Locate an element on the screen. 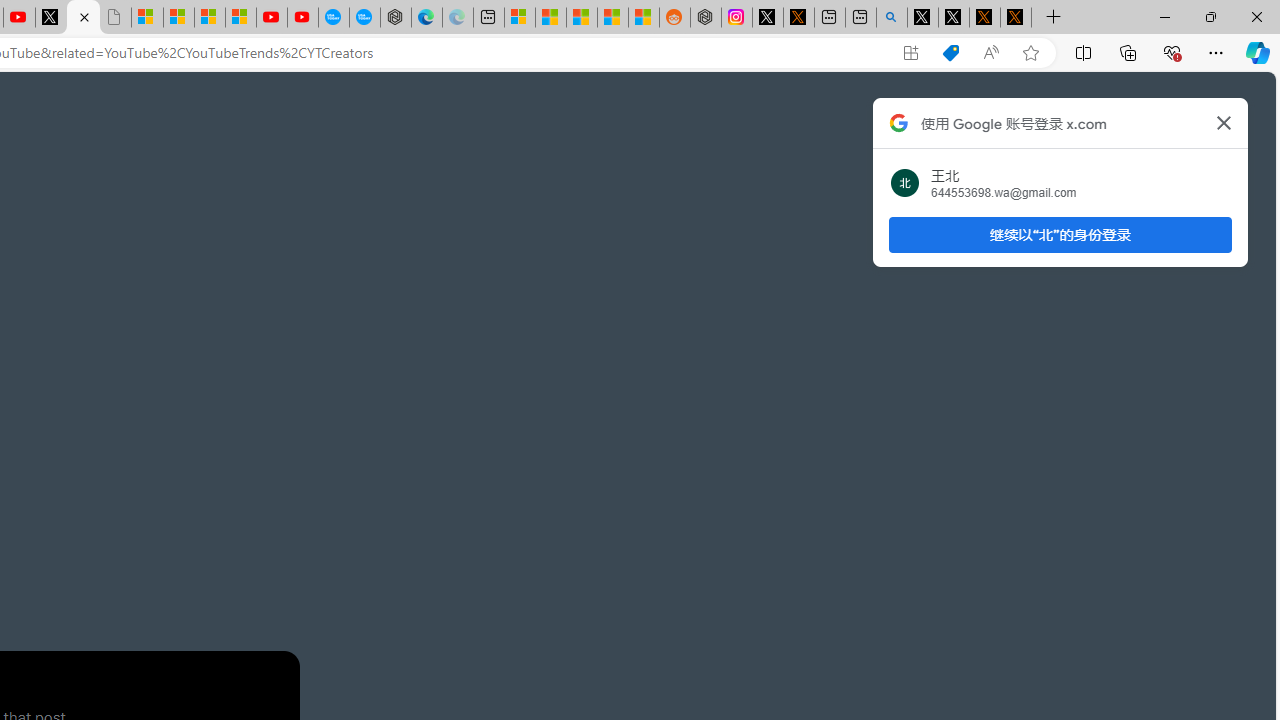 This screenshot has height=720, width=1280. 'Minimize' is located at coordinates (1164, 16).